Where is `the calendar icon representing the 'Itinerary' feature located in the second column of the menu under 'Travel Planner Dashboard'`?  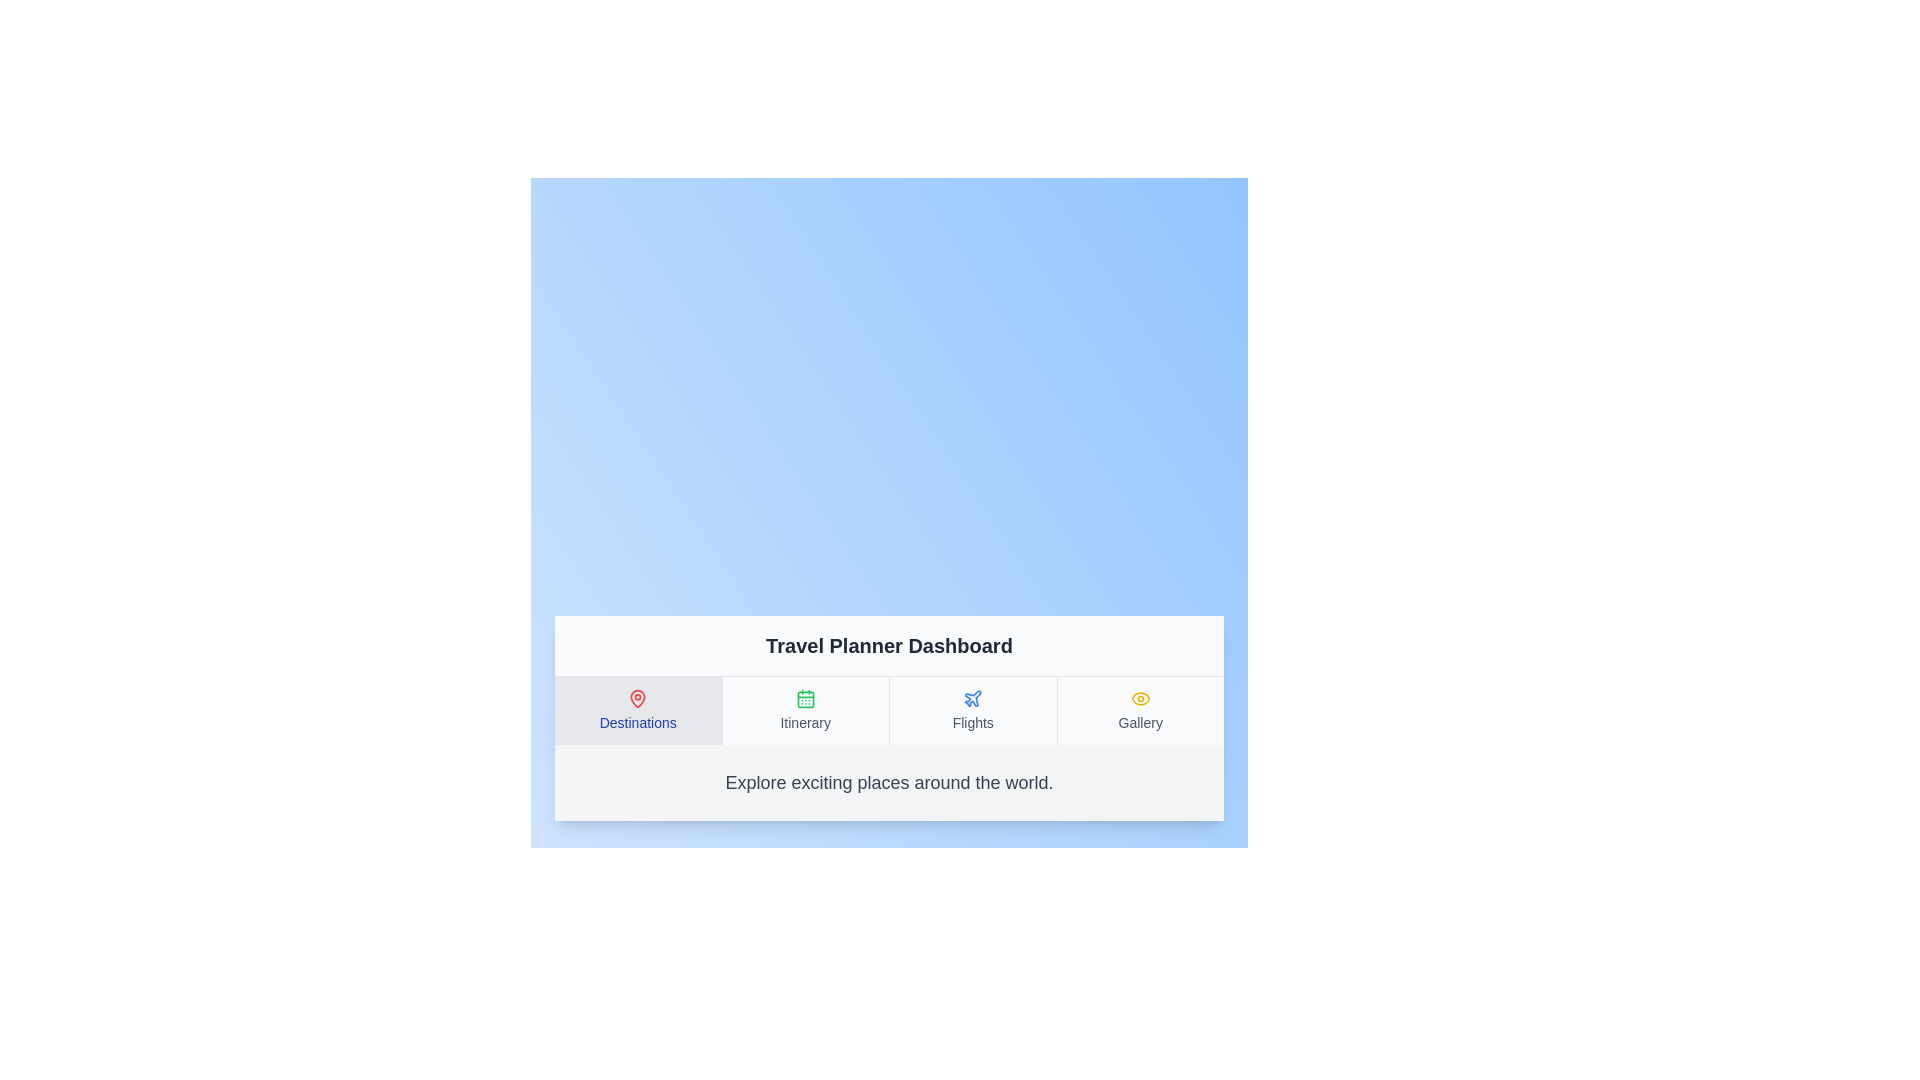 the calendar icon representing the 'Itinerary' feature located in the second column of the menu under 'Travel Planner Dashboard' is located at coordinates (805, 698).